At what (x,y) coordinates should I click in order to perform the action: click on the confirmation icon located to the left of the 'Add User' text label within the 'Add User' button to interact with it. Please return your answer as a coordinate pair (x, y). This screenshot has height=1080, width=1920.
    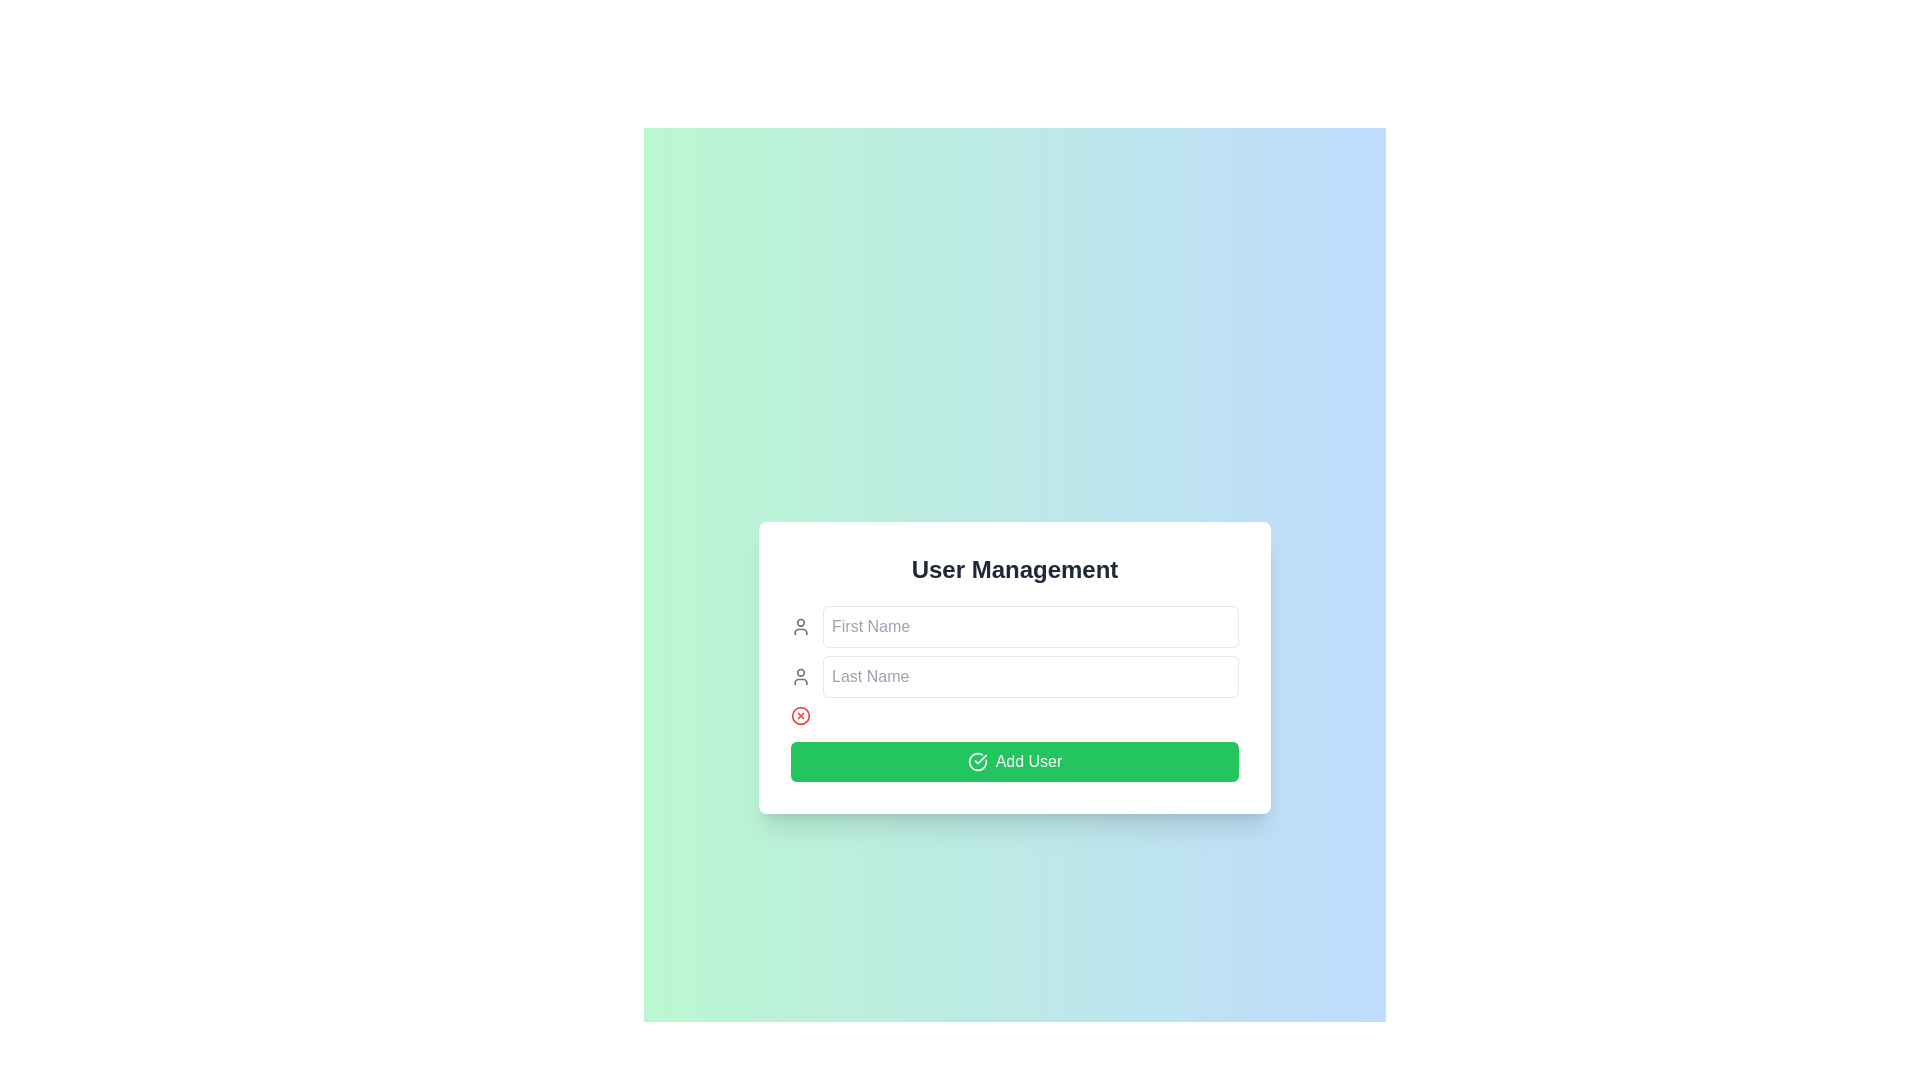
    Looking at the image, I should click on (977, 762).